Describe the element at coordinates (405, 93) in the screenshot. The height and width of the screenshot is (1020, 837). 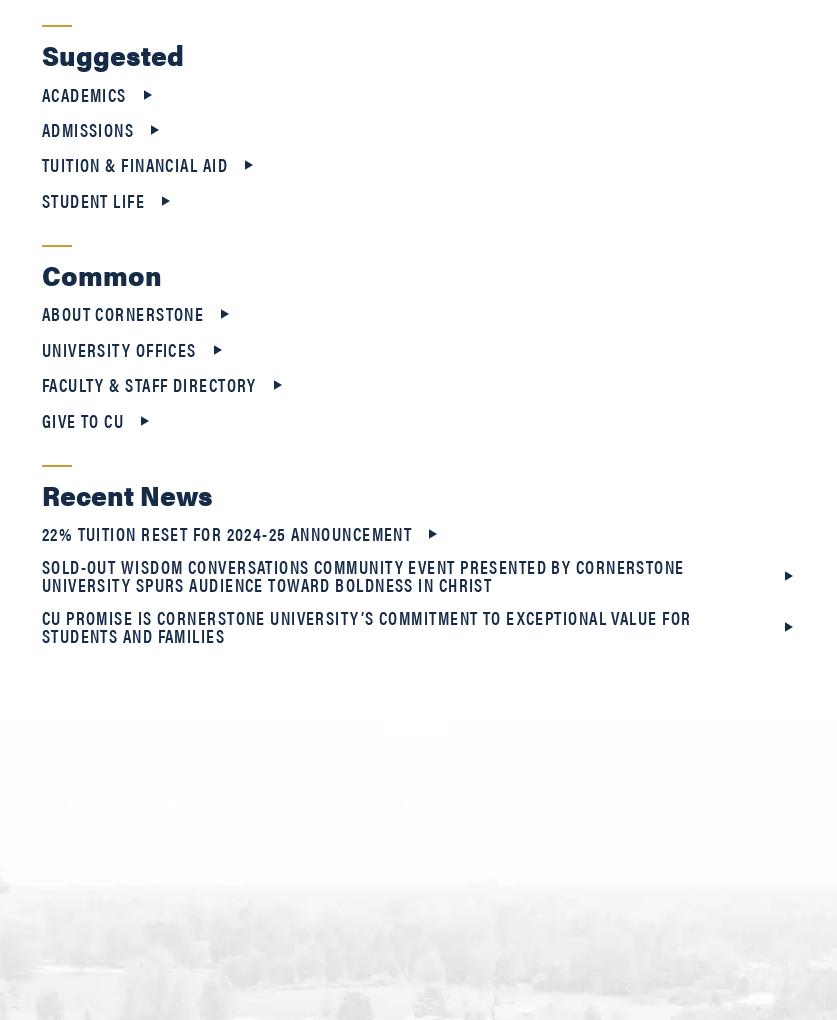
I see `'Why Choose An Affordable, Accredited Online MBA Degree from Cornerstone University?'` at that location.